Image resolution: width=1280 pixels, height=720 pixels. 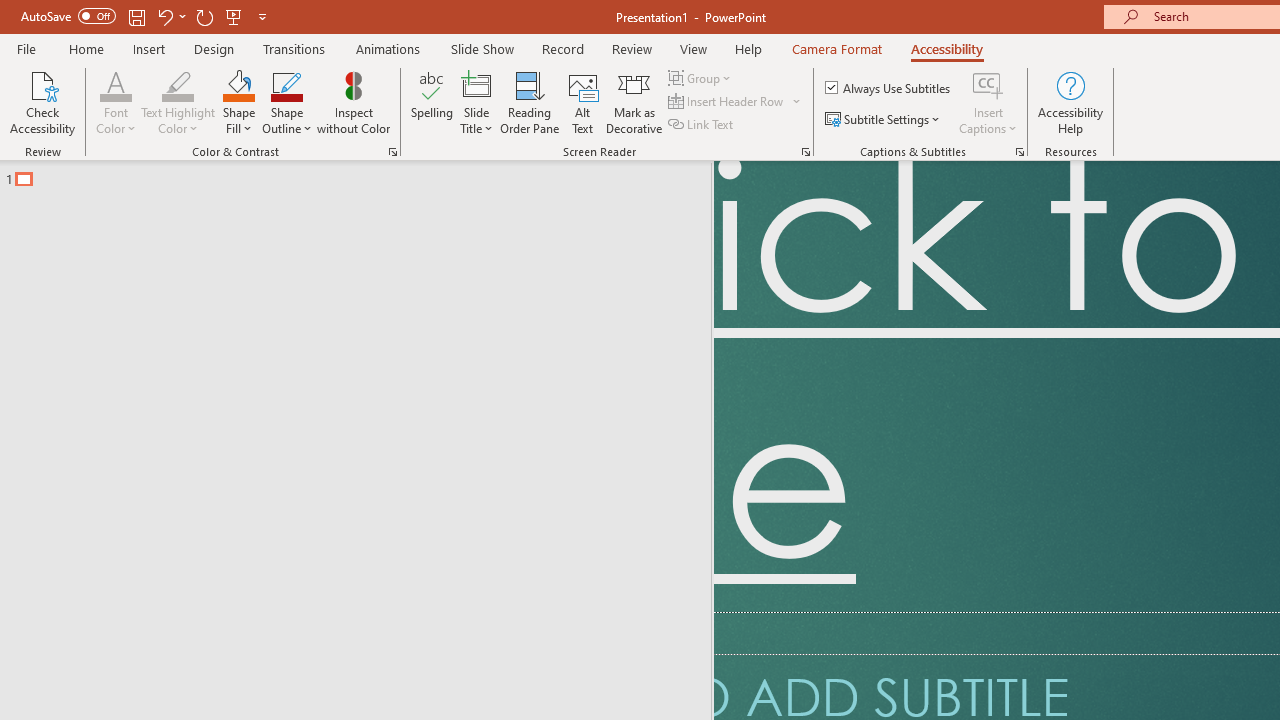 What do you see at coordinates (164, 16) in the screenshot?
I see `'Undo'` at bounding box center [164, 16].